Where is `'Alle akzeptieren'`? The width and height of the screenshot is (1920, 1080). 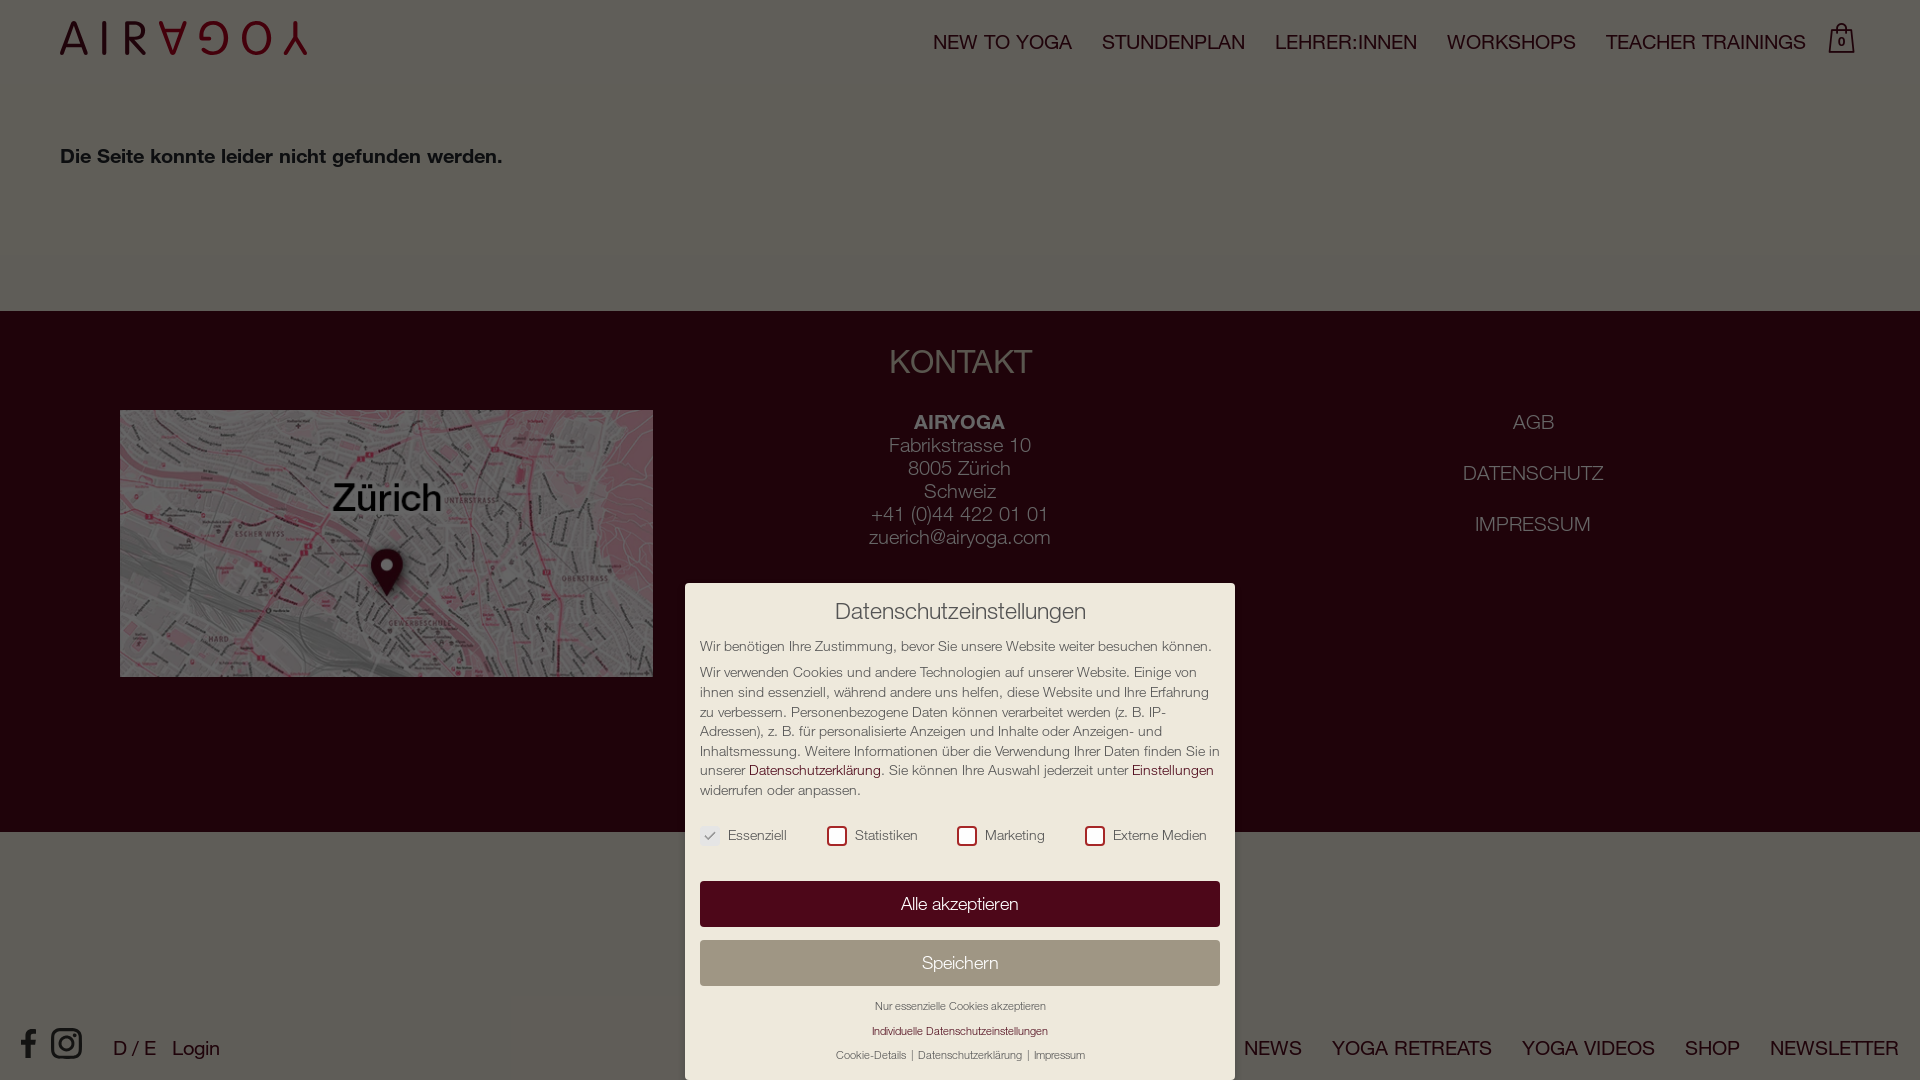 'Alle akzeptieren' is located at coordinates (960, 903).